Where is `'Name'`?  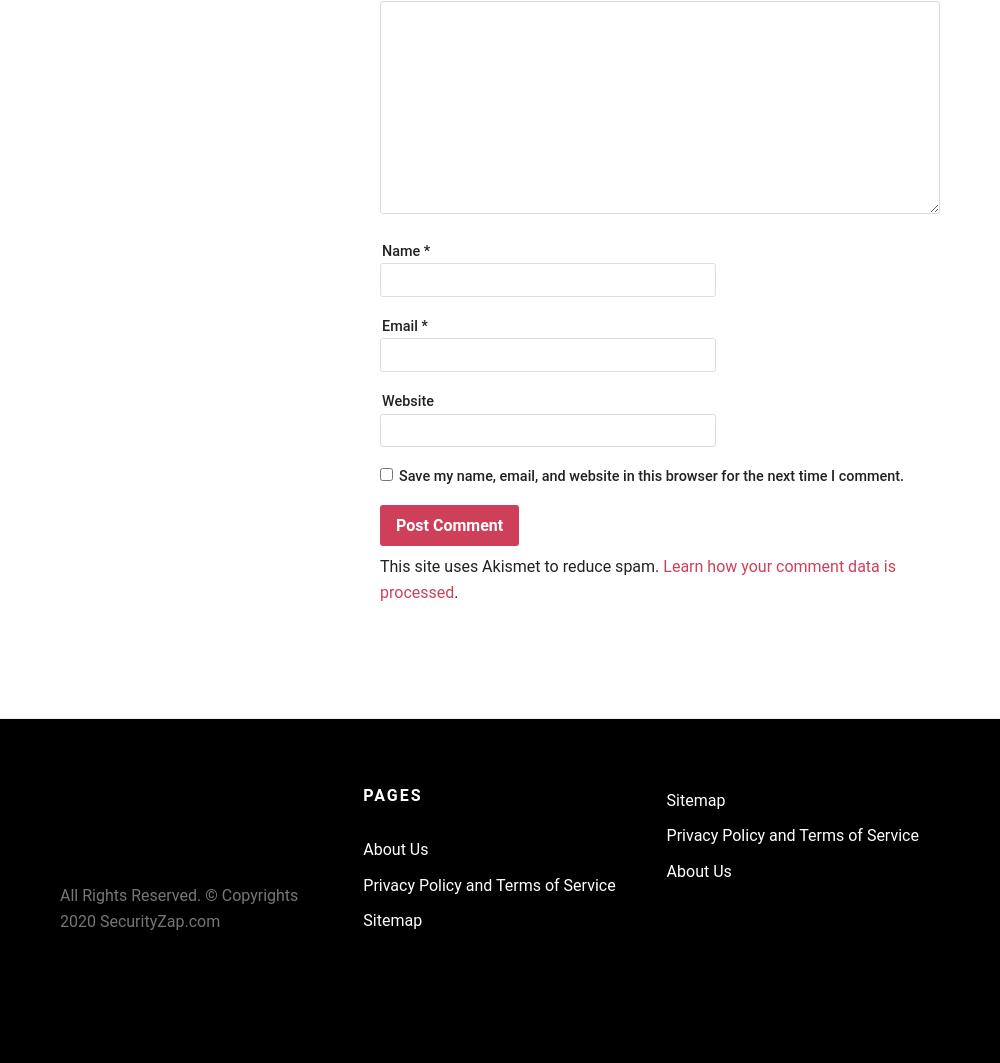
'Name' is located at coordinates (402, 250).